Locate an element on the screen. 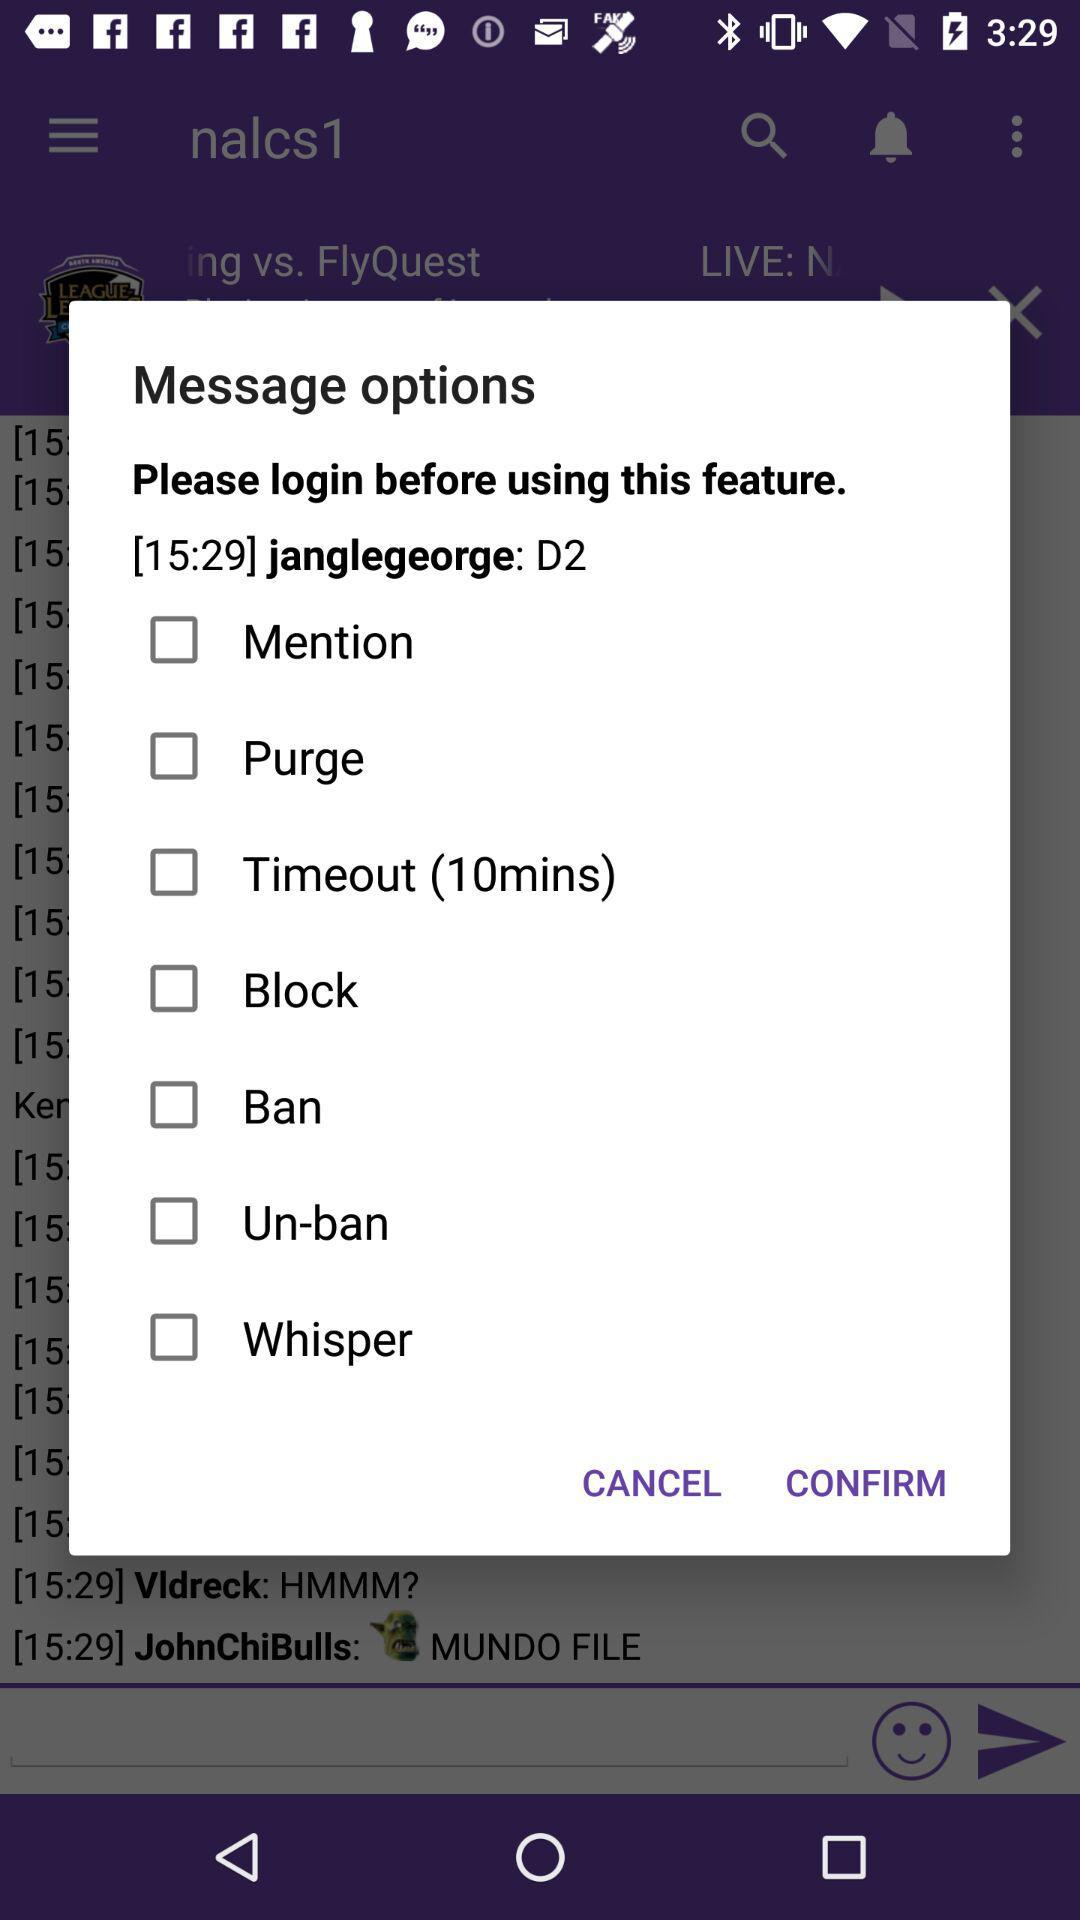 Image resolution: width=1080 pixels, height=1920 pixels. item above the purge icon is located at coordinates (538, 640).